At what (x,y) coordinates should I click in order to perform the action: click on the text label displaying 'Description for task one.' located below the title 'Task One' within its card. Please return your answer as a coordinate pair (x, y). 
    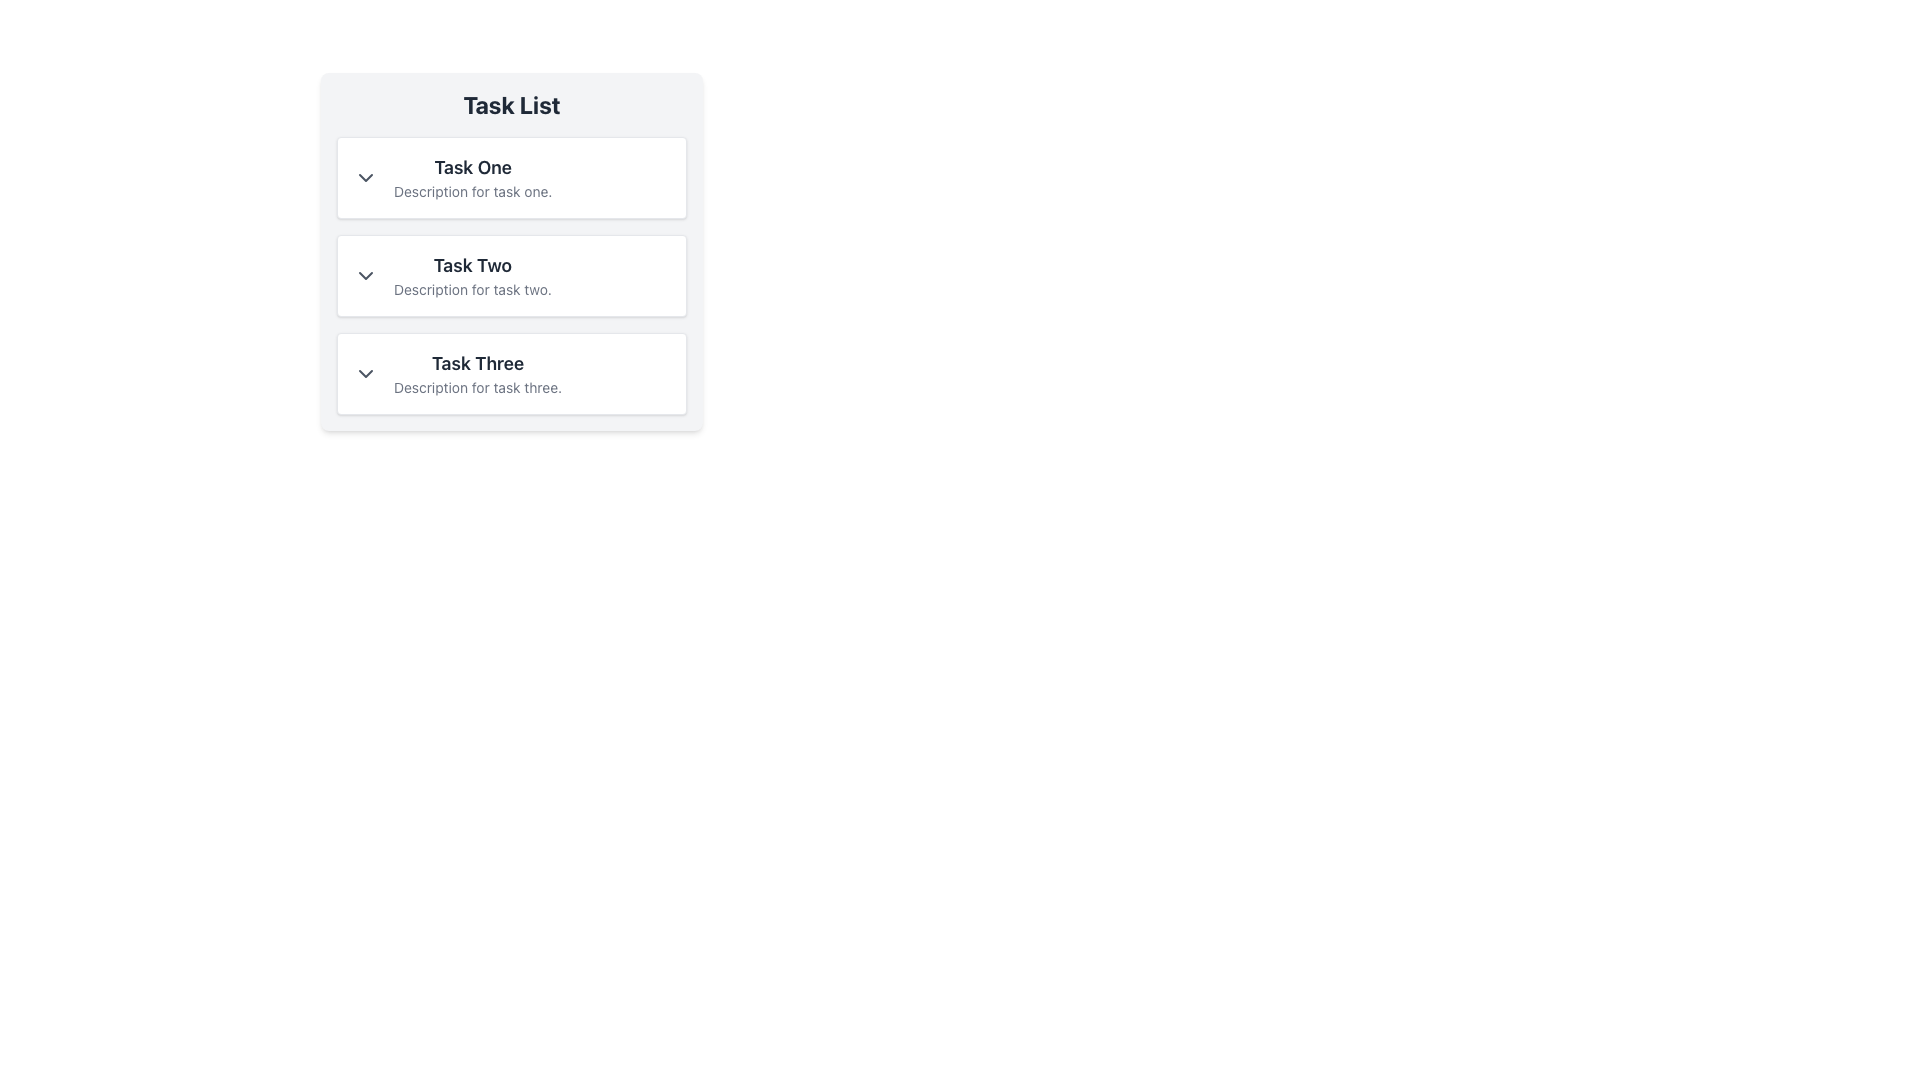
    Looking at the image, I should click on (472, 192).